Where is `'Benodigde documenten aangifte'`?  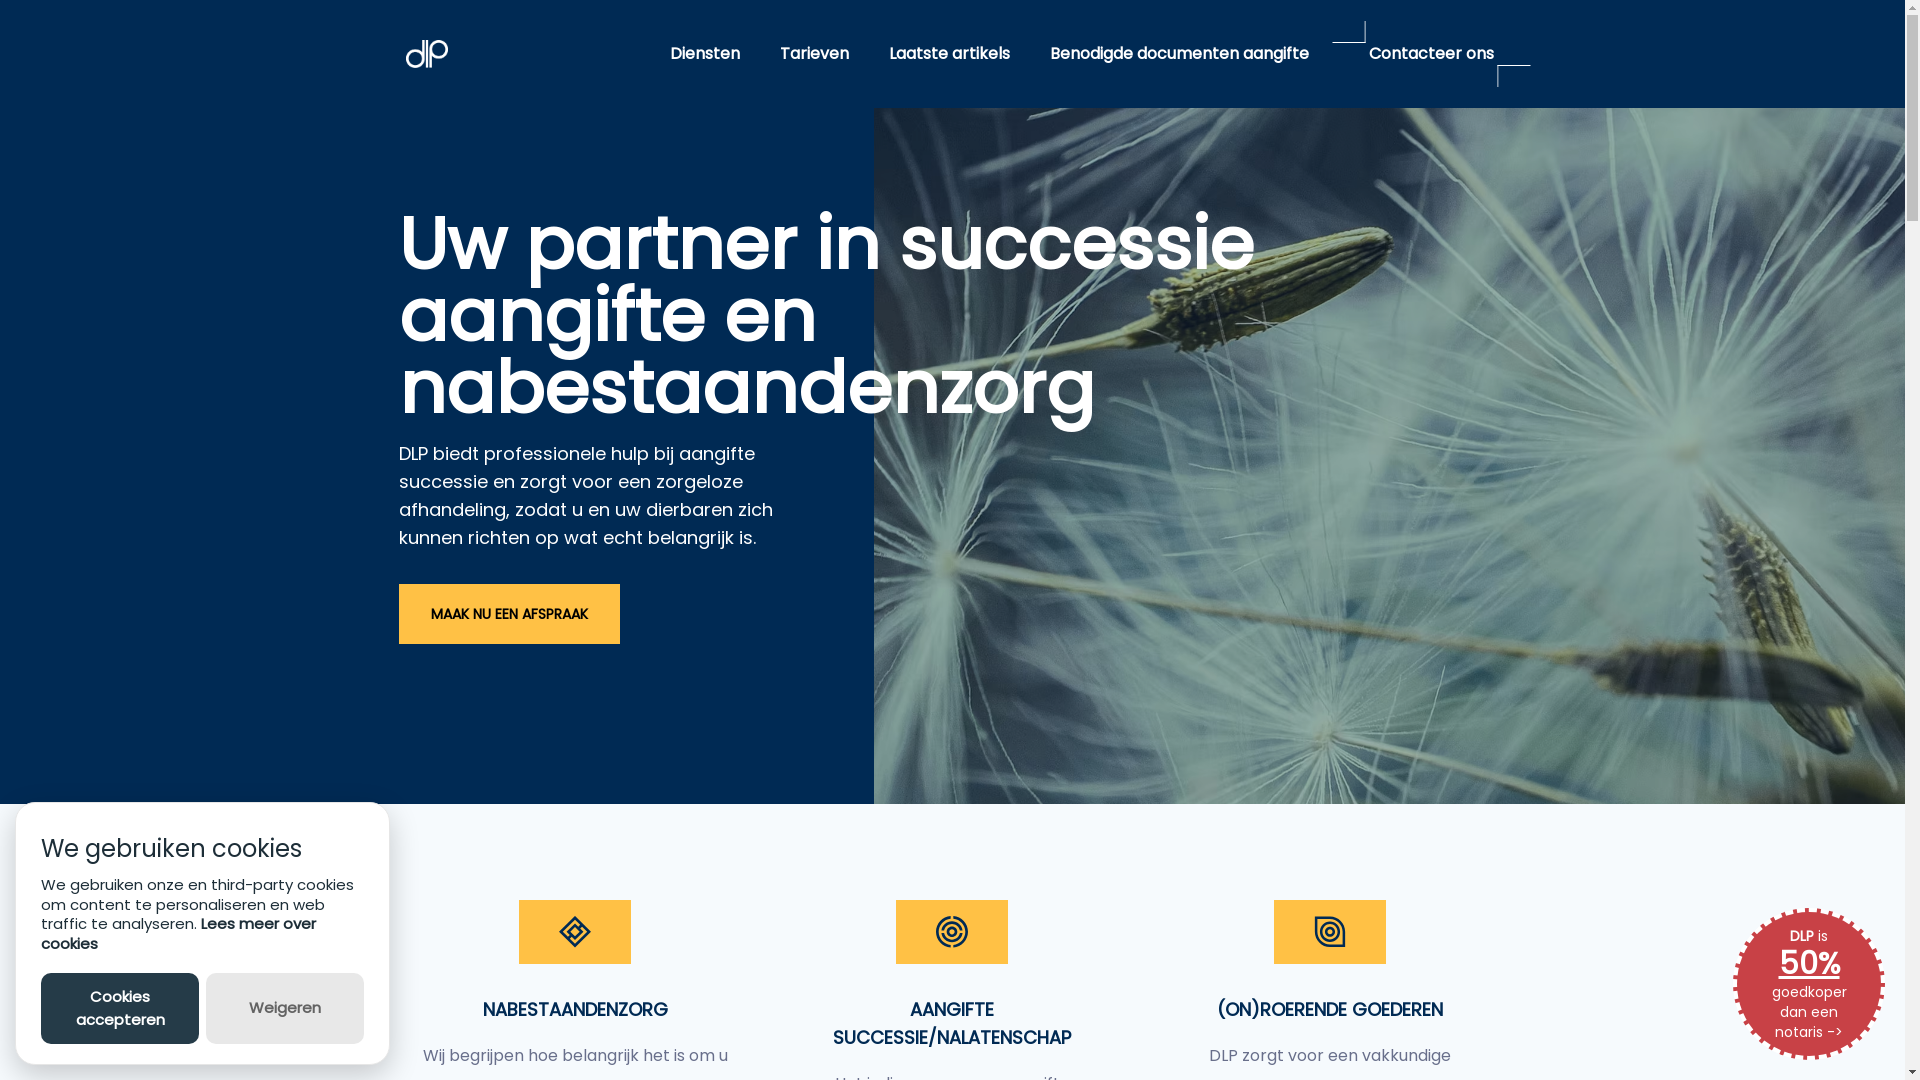
'Benodigde documenten aangifte' is located at coordinates (1179, 52).